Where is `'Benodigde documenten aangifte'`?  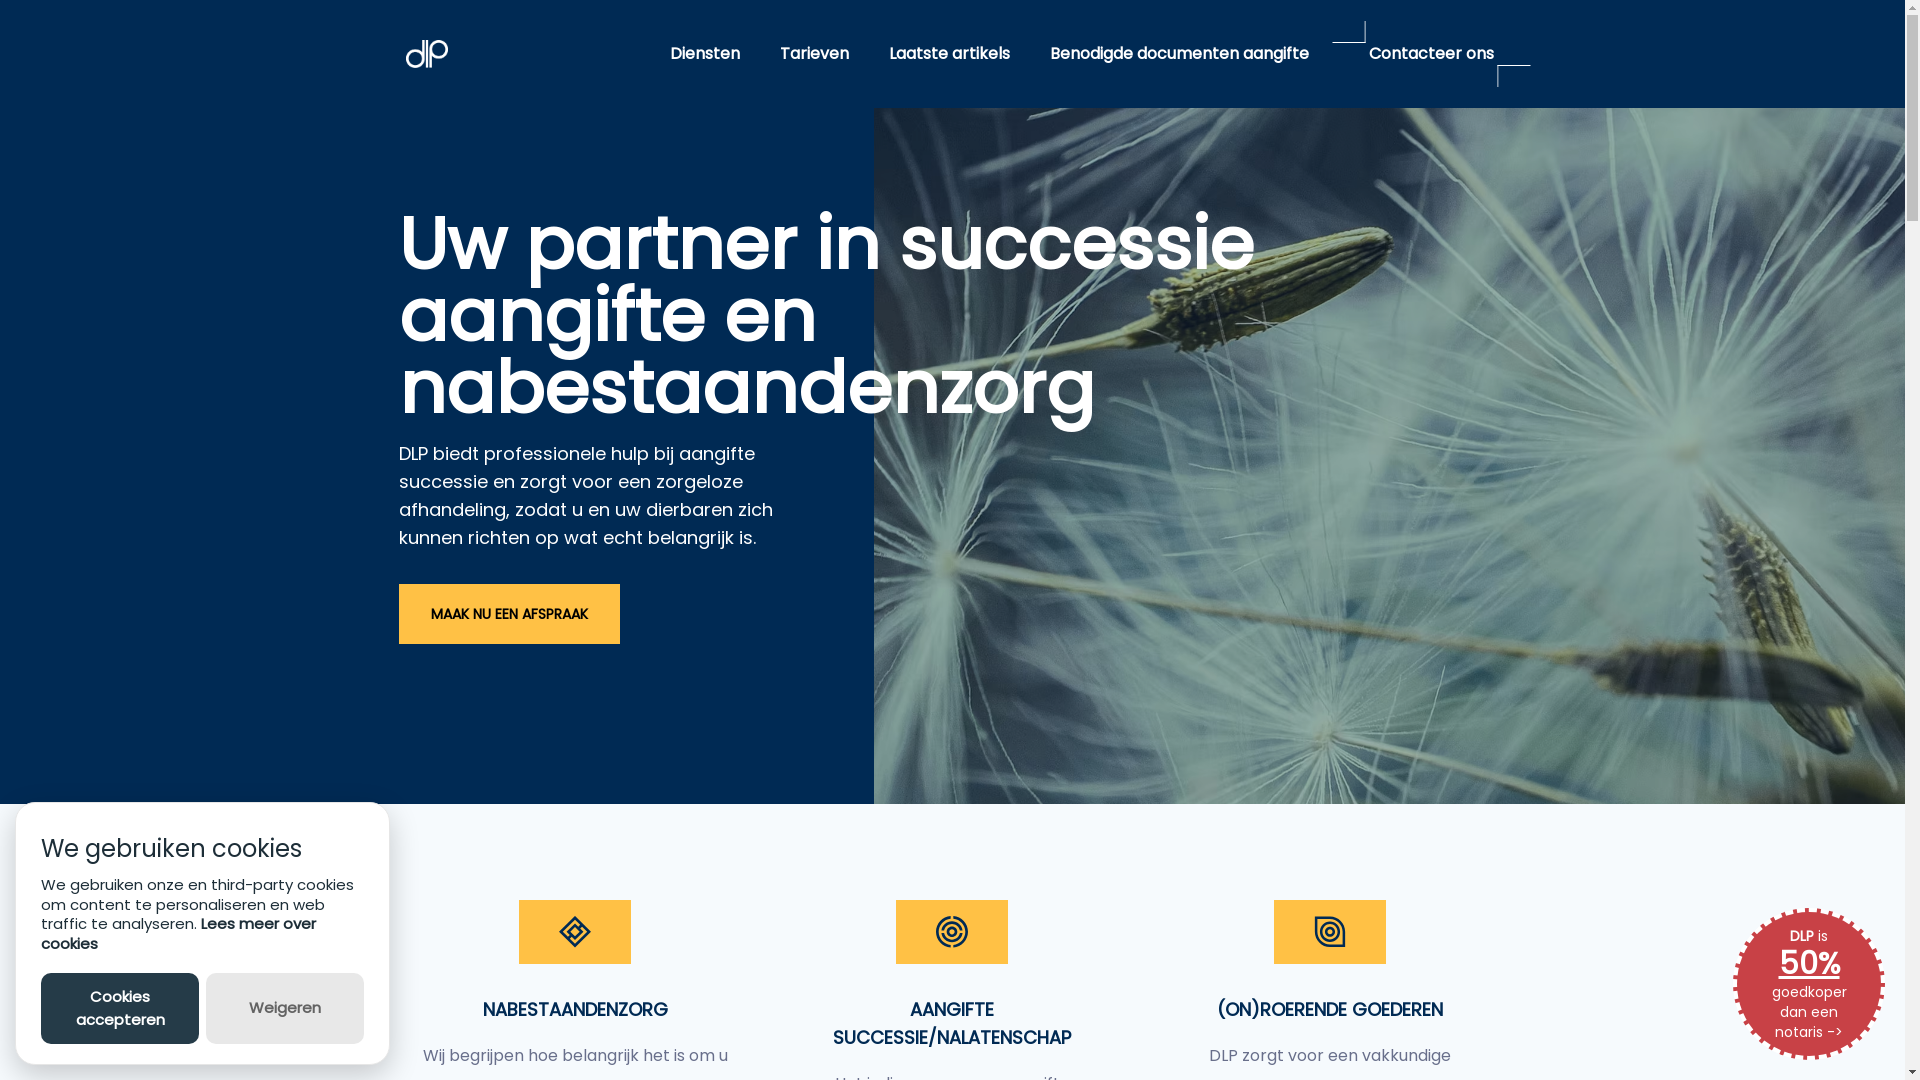
'Benodigde documenten aangifte' is located at coordinates (1179, 52).